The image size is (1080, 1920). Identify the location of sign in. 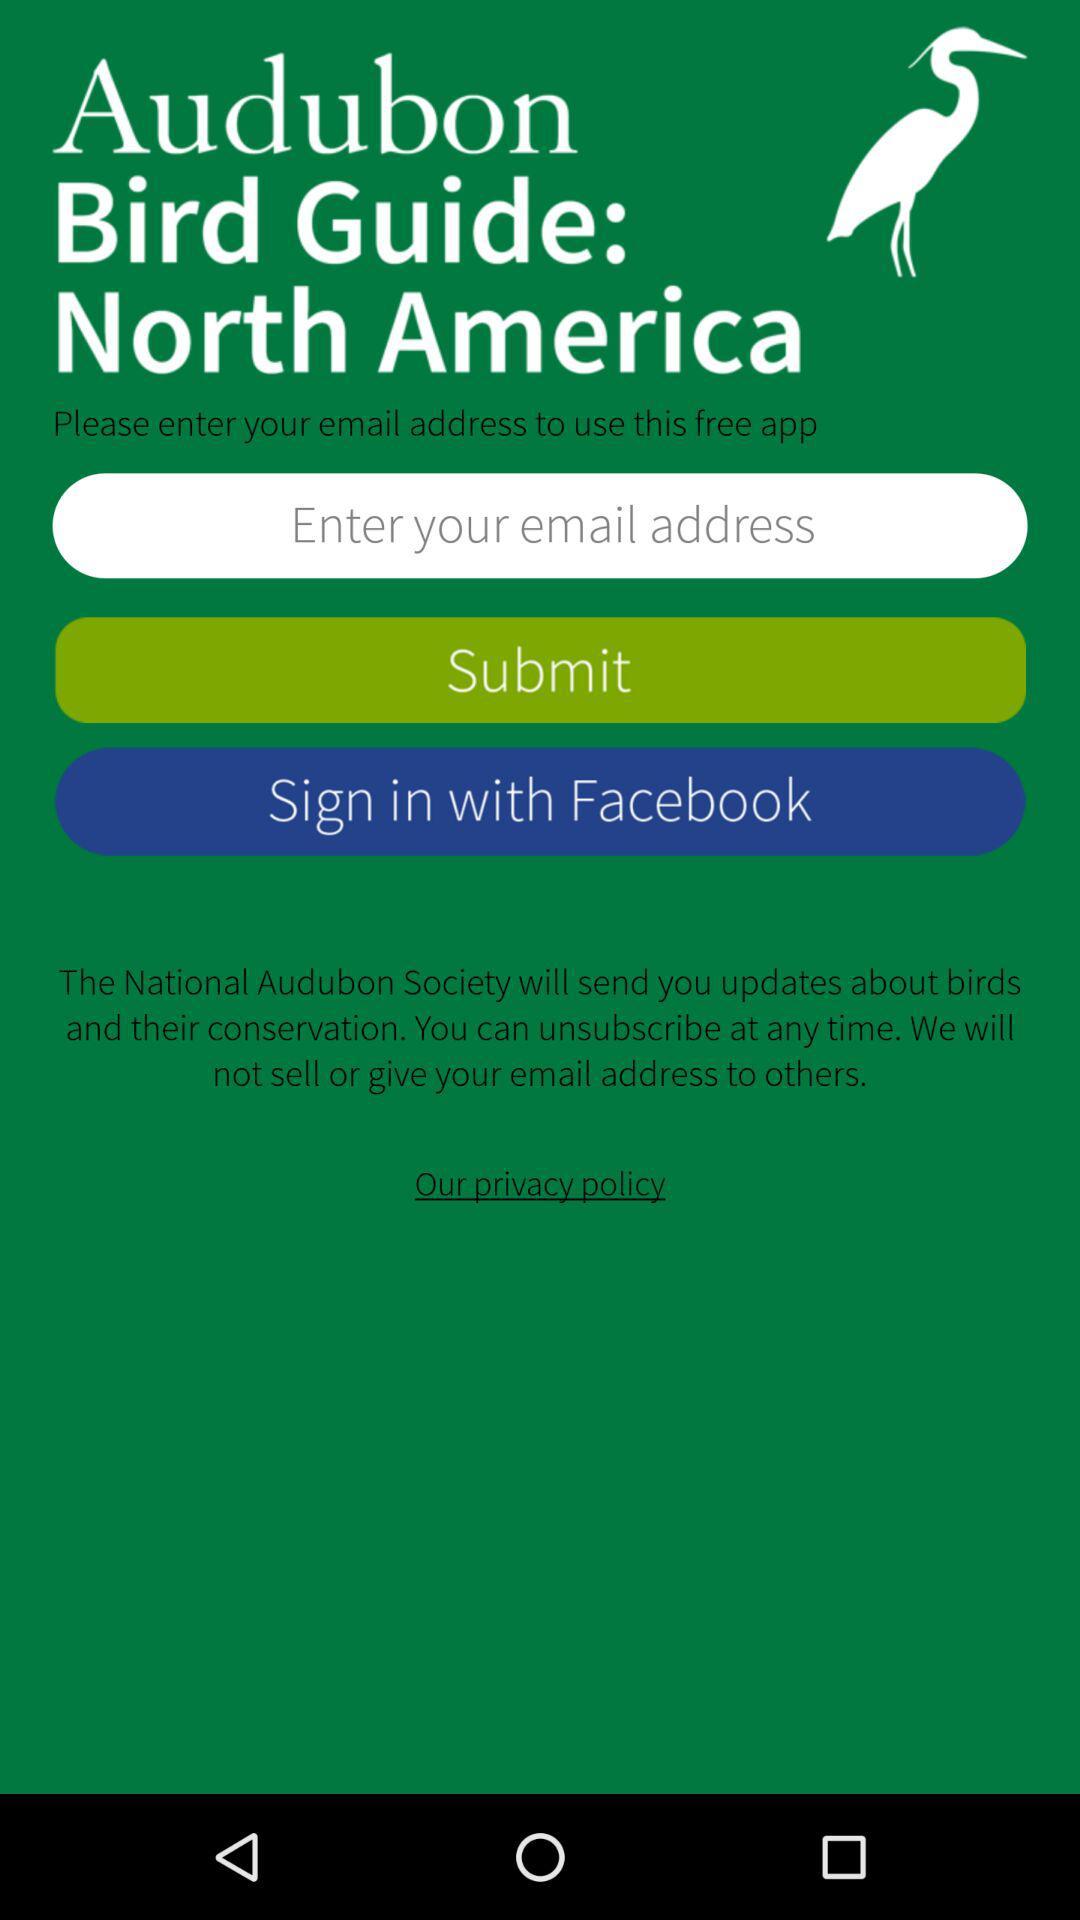
(540, 801).